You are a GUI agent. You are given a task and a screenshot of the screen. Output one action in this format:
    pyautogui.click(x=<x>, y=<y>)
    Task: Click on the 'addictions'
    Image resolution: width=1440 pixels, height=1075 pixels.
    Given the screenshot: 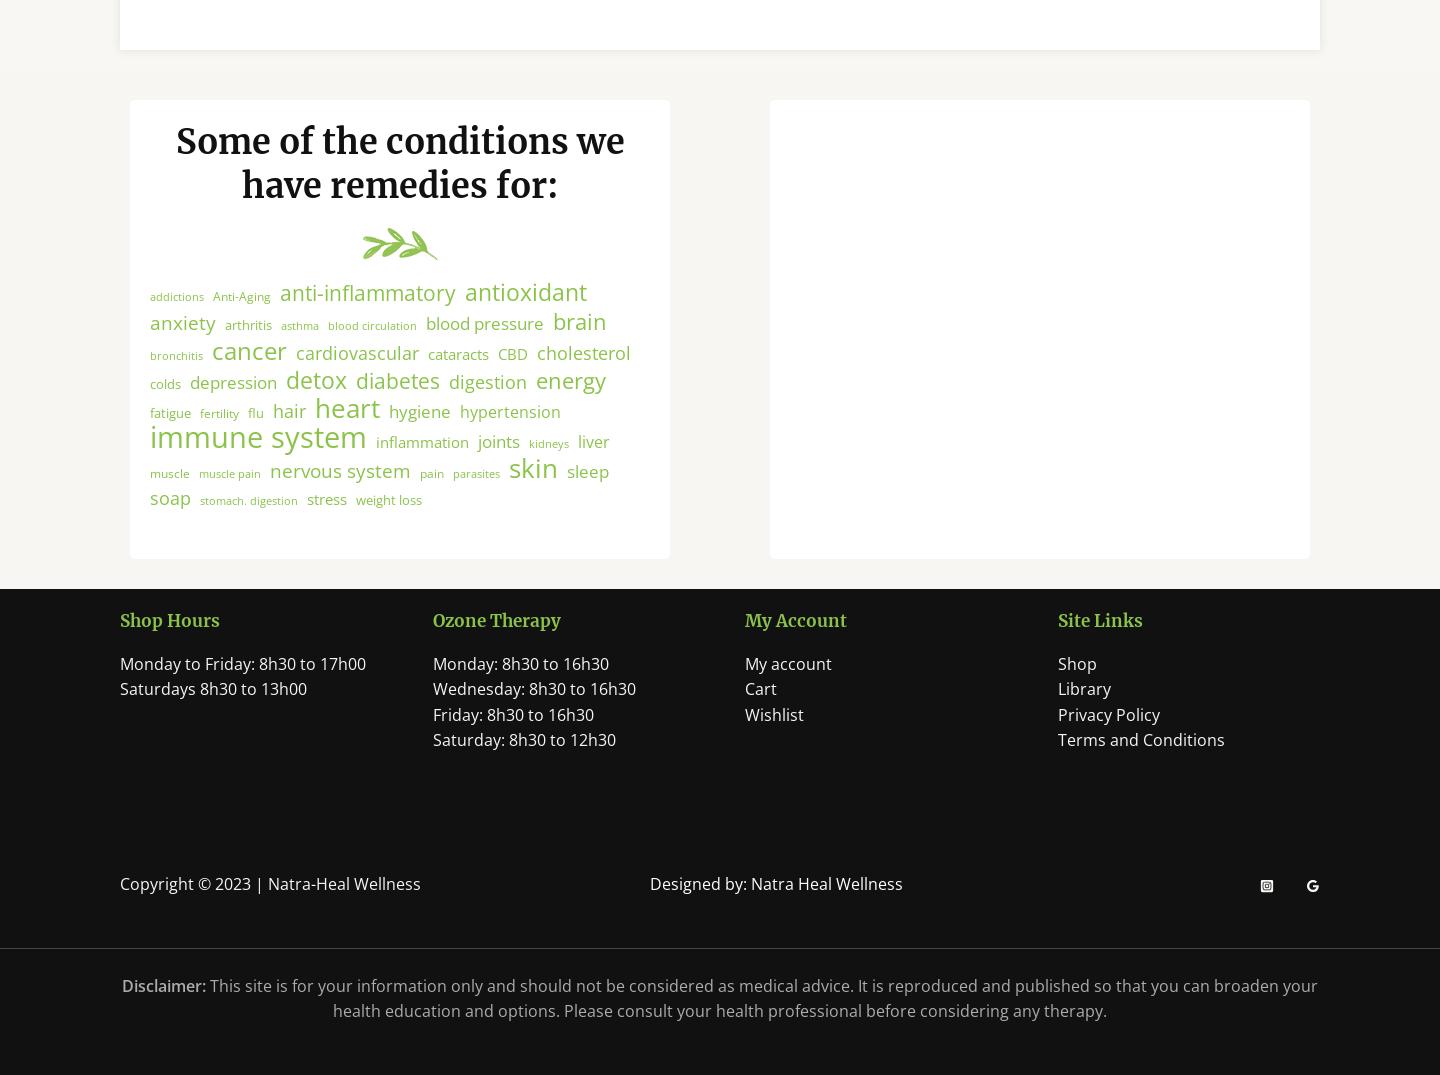 What is the action you would take?
    pyautogui.click(x=175, y=309)
    